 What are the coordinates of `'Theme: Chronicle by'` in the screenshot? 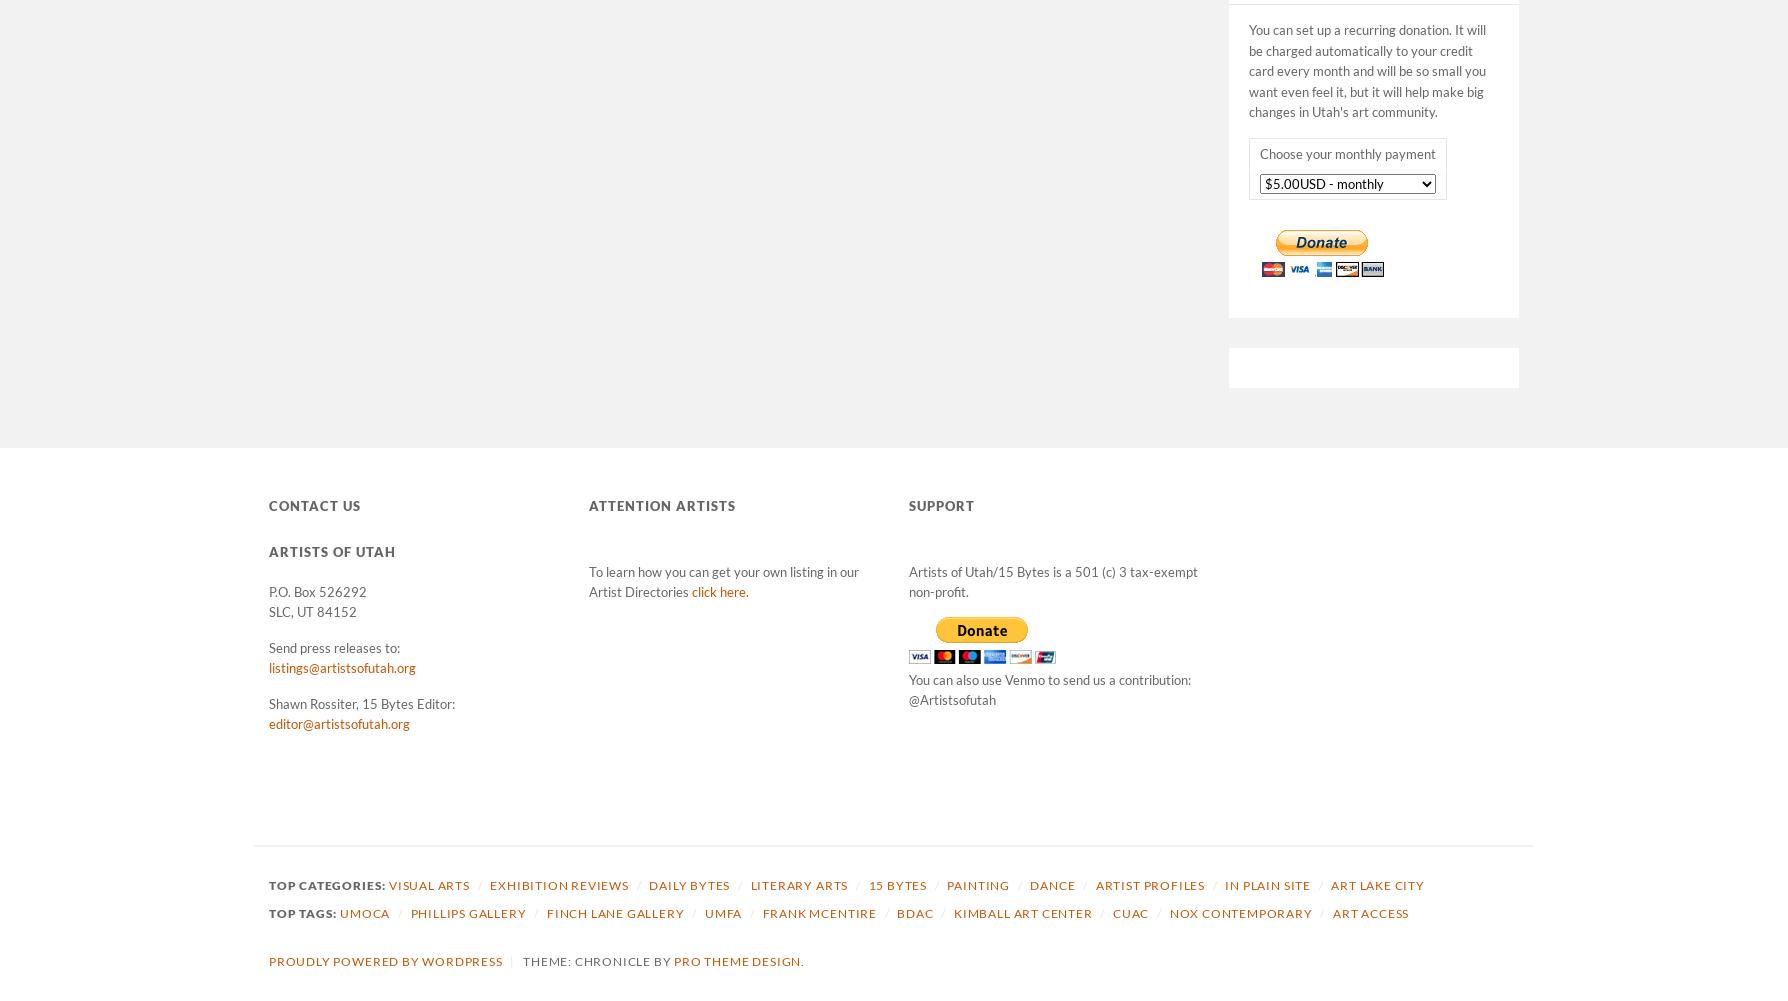 It's located at (522, 959).